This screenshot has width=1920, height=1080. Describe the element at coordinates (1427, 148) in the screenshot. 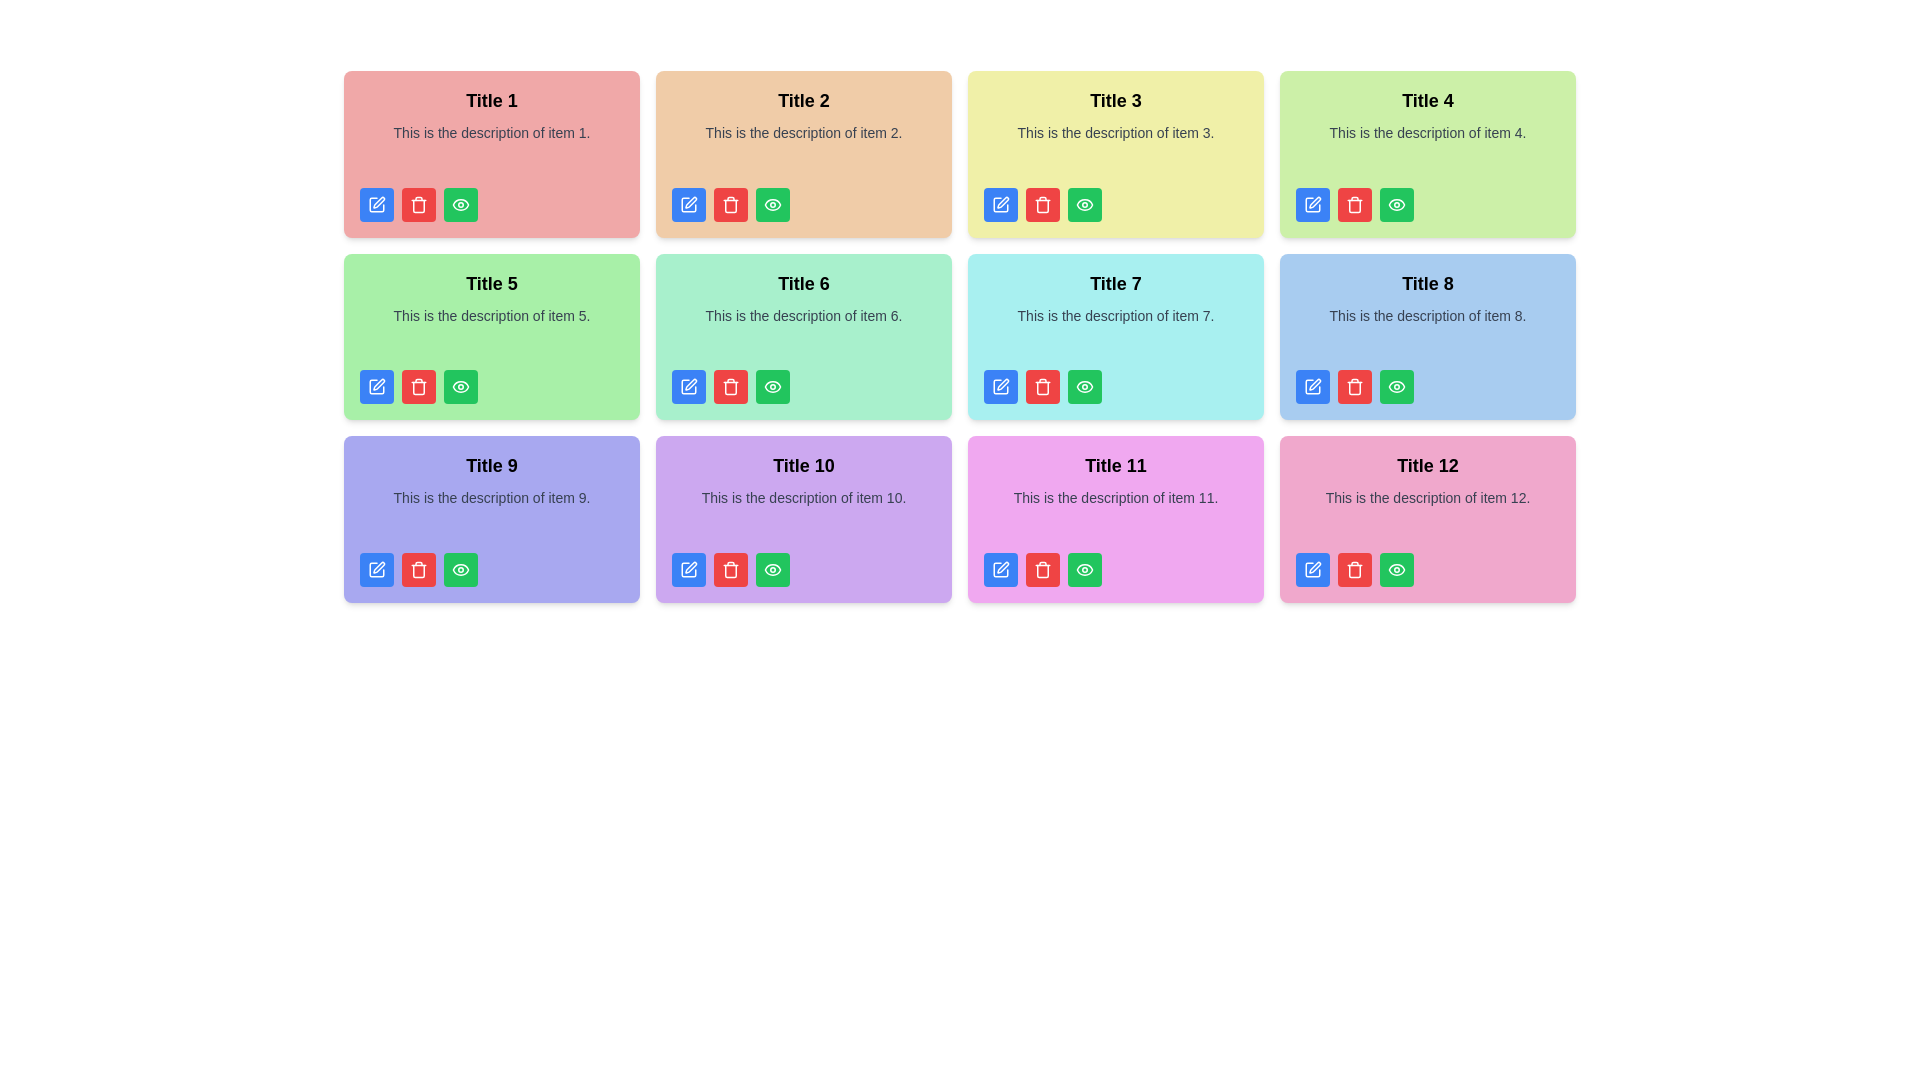

I see `the static text block that provides descriptive information about the card labeled 'Title 4', located within the green card in the top-right section of the interface` at that location.